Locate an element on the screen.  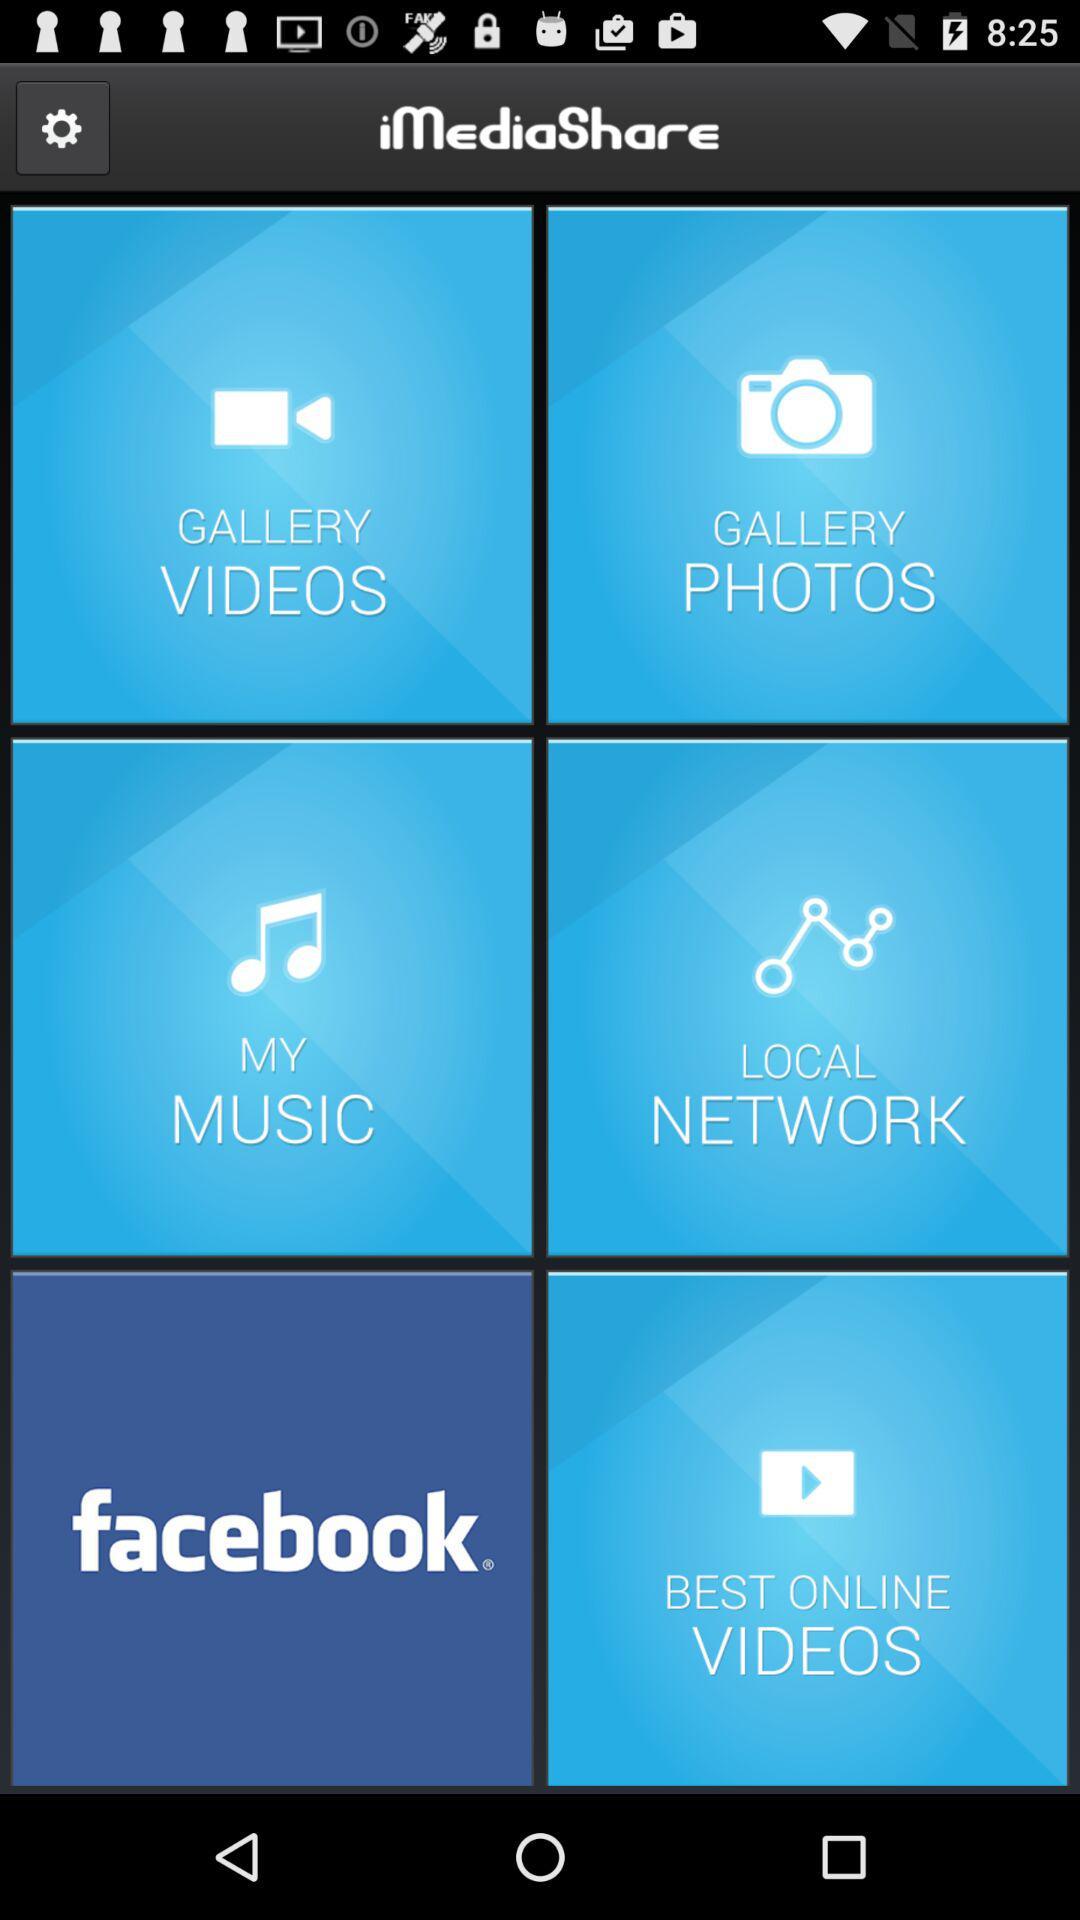
videos is located at coordinates (272, 464).